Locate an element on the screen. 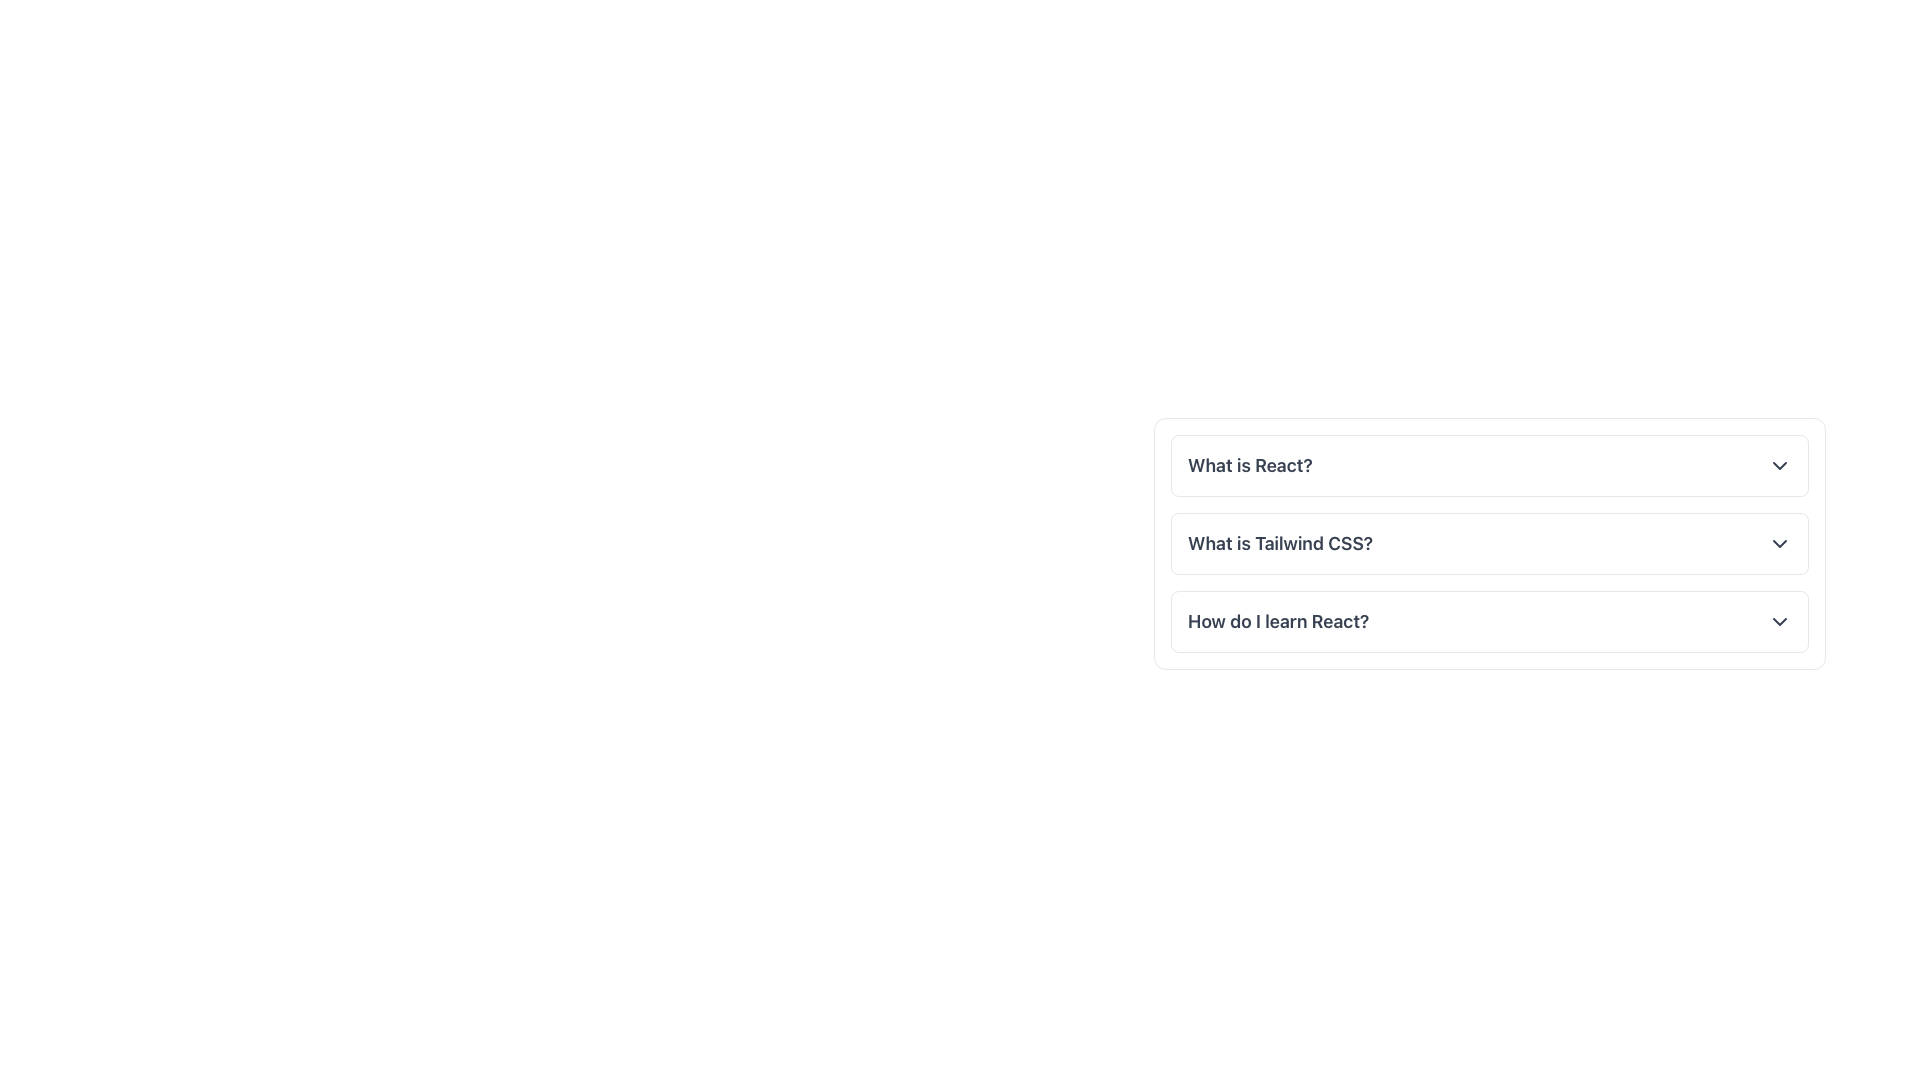 This screenshot has height=1080, width=1920. the chevron icon button located on the far-right of the 'What is React?' section is located at coordinates (1780, 466).